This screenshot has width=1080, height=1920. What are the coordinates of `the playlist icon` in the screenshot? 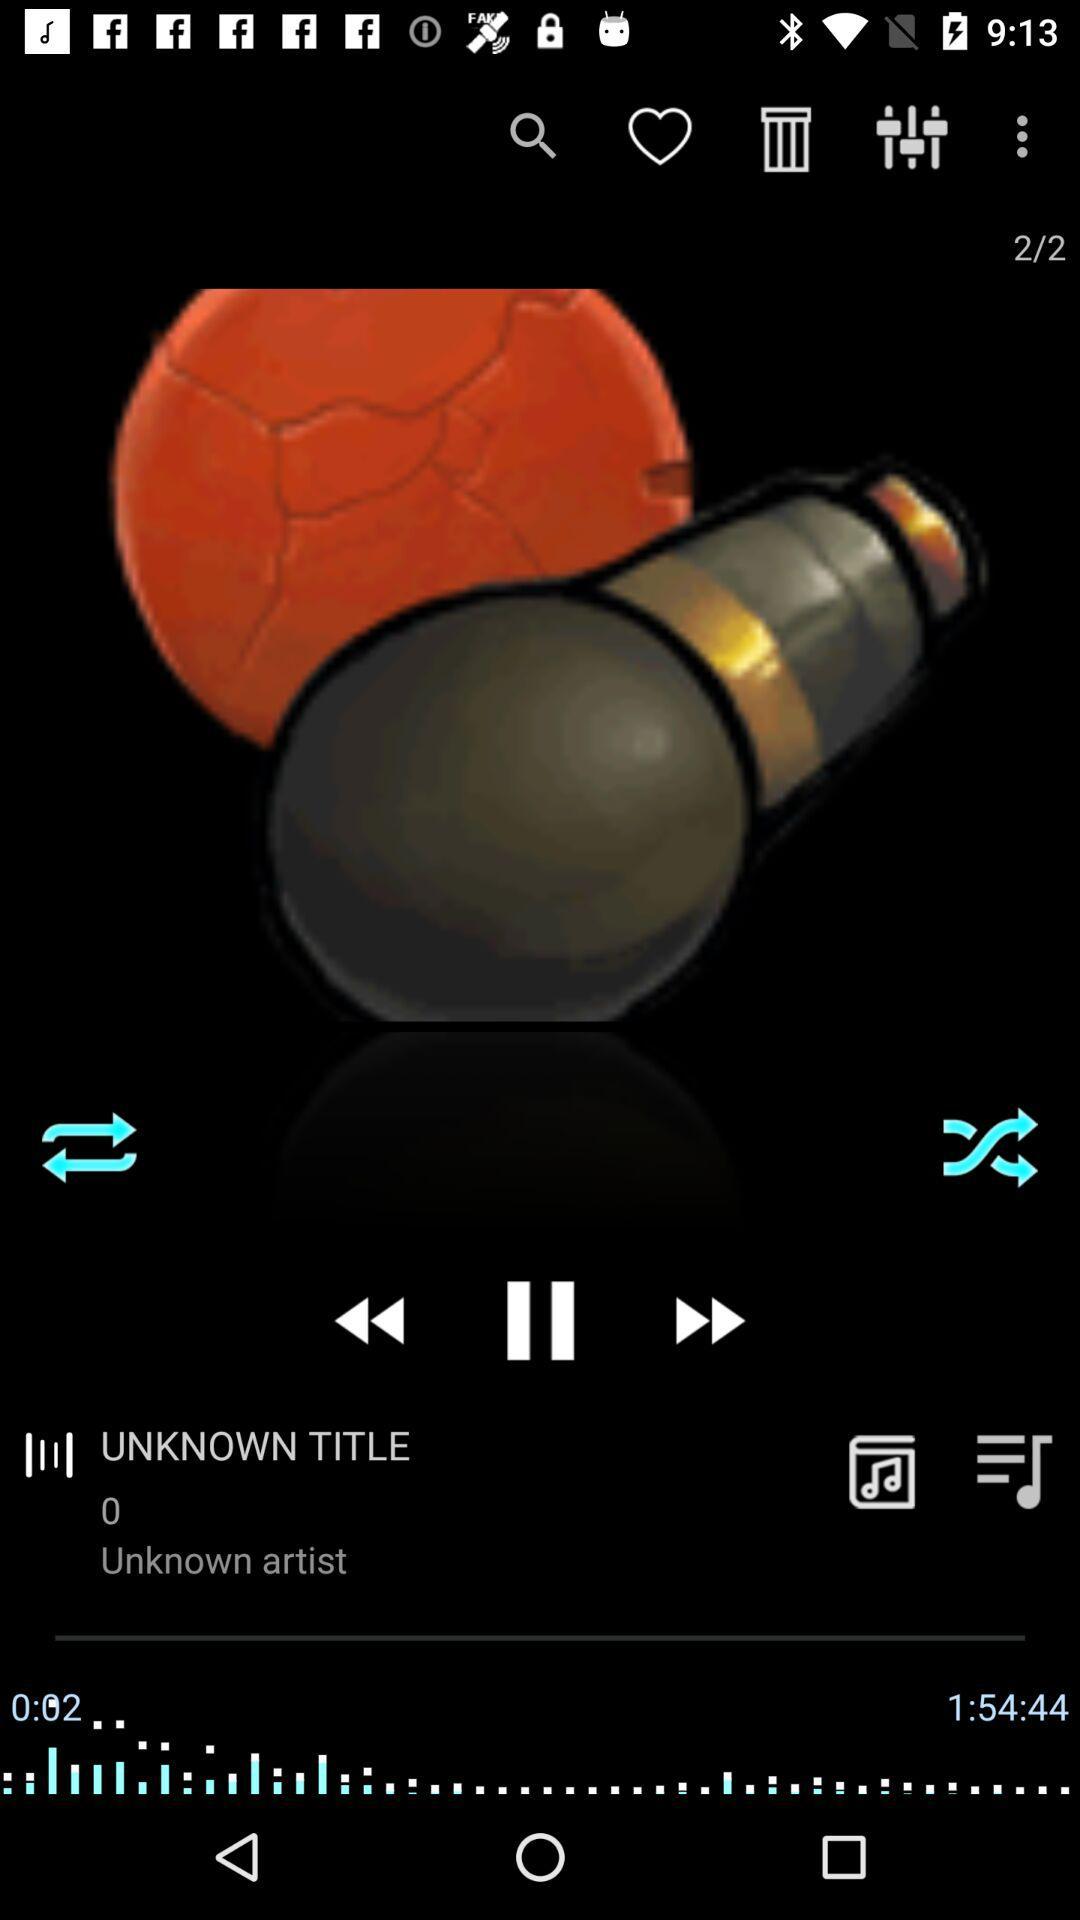 It's located at (1014, 1470).